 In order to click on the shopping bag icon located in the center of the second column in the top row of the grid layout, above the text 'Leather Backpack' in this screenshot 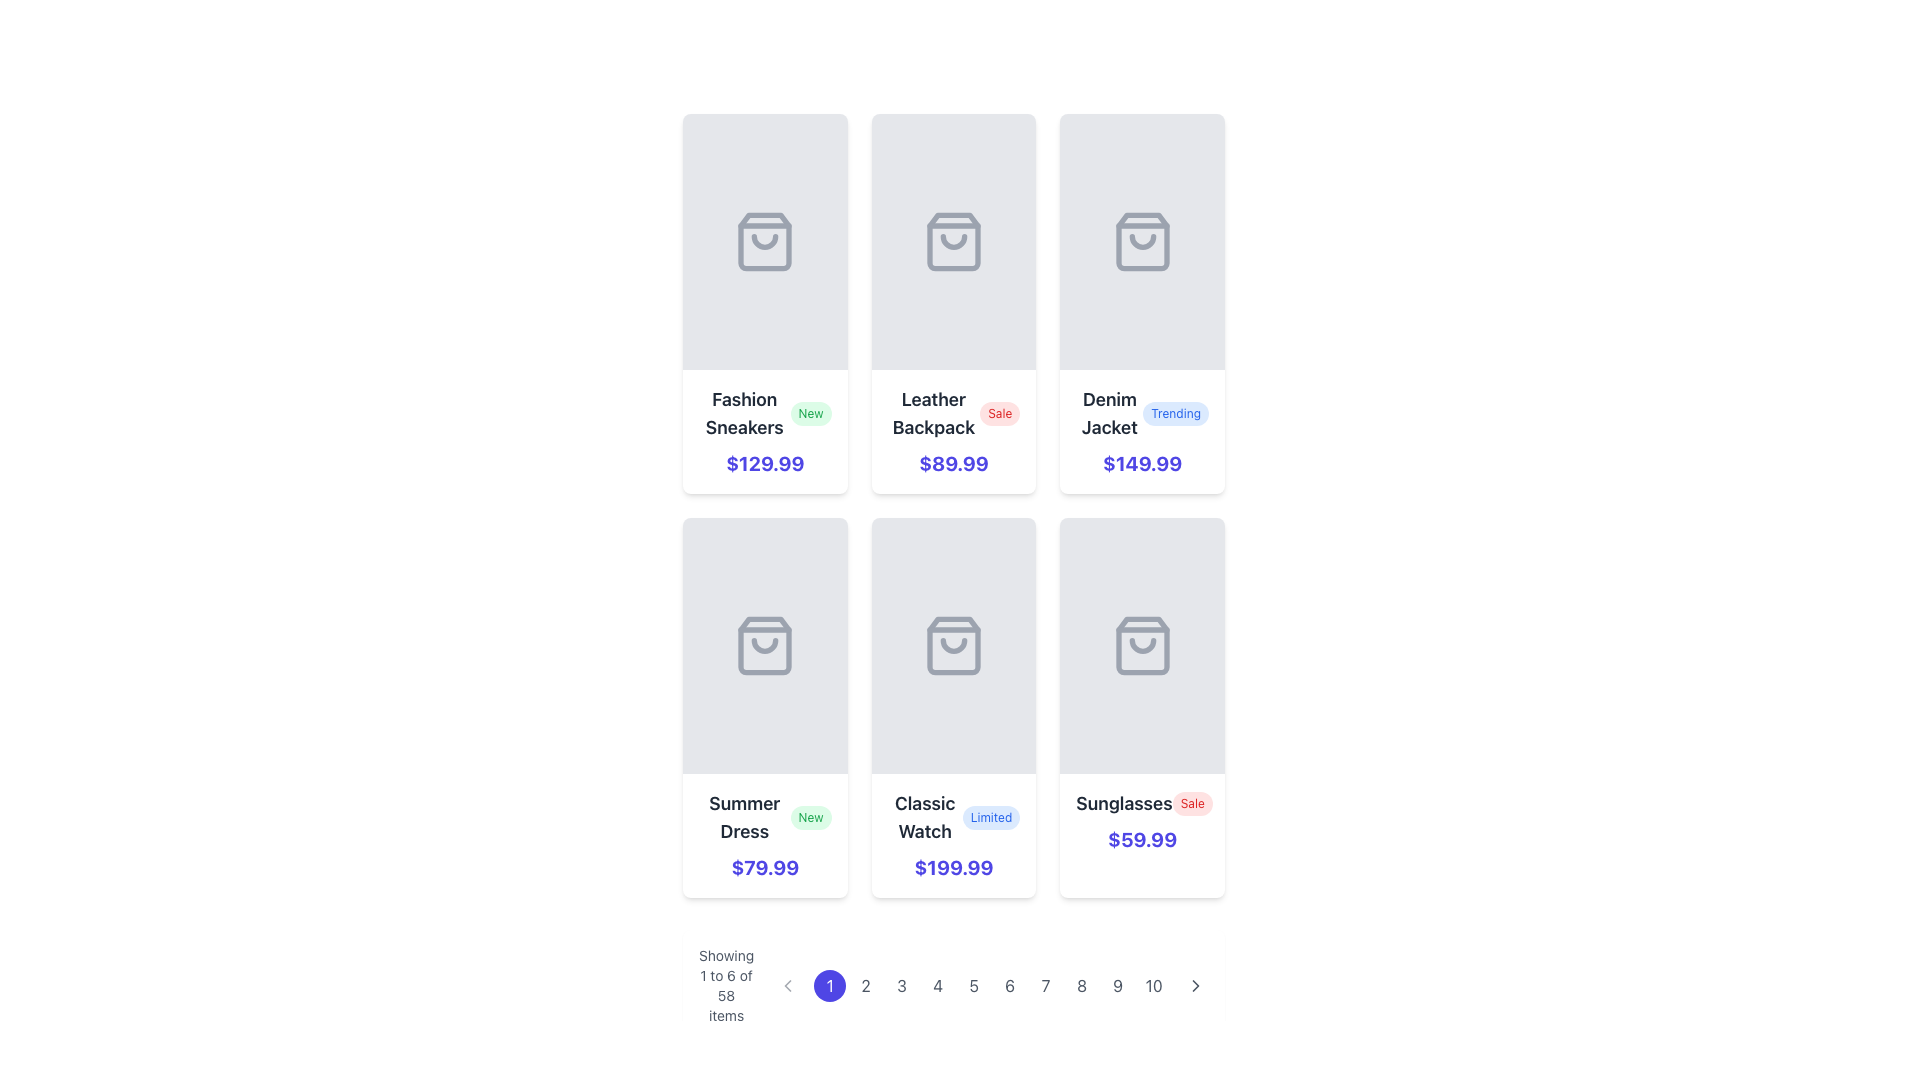, I will do `click(953, 241)`.